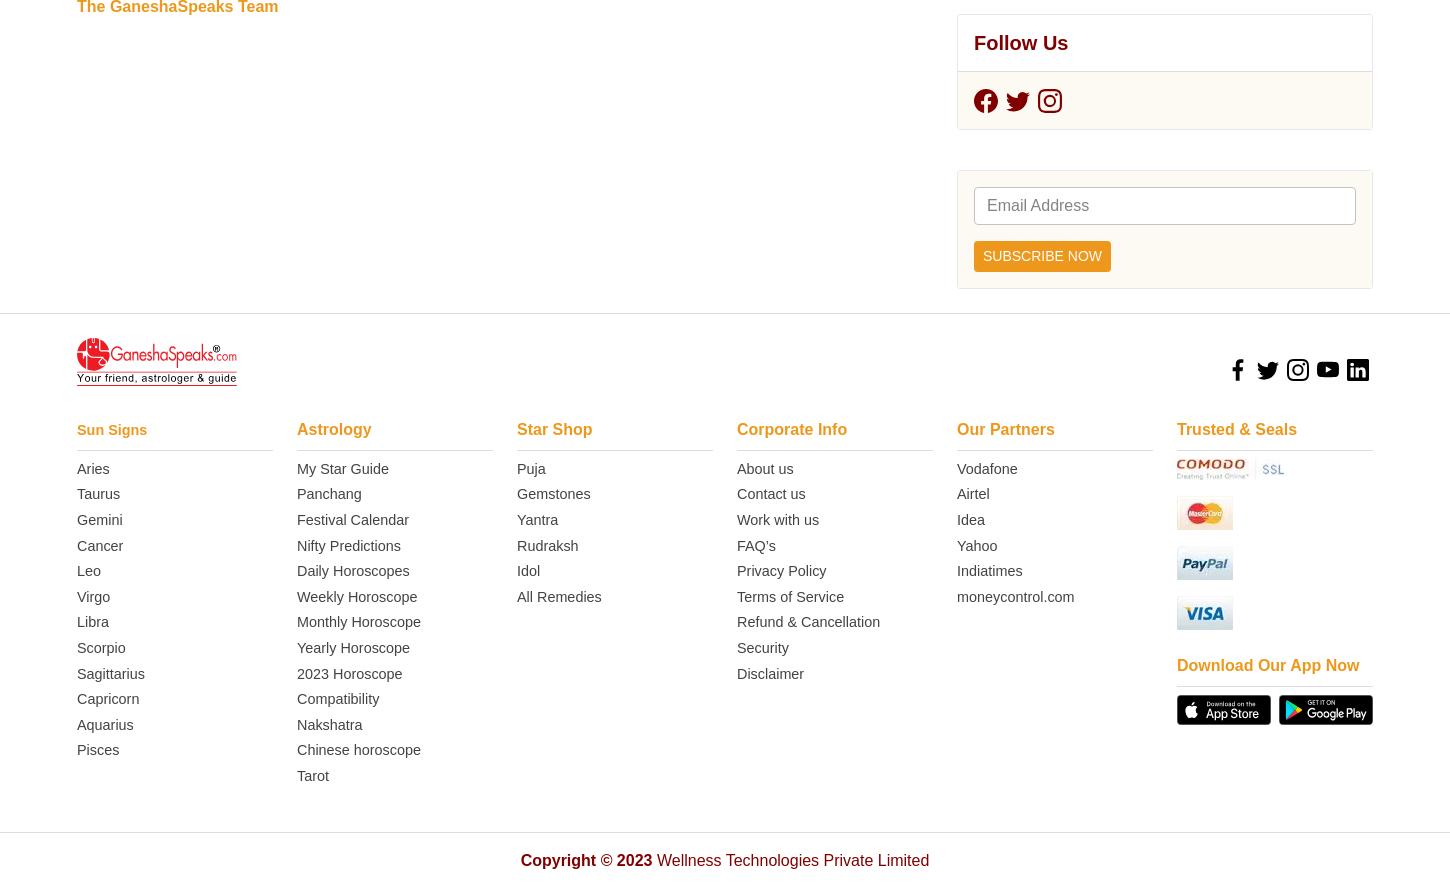 This screenshot has height=888, width=1450. What do you see at coordinates (770, 39) in the screenshot?
I see `'Disclaimer'` at bounding box center [770, 39].